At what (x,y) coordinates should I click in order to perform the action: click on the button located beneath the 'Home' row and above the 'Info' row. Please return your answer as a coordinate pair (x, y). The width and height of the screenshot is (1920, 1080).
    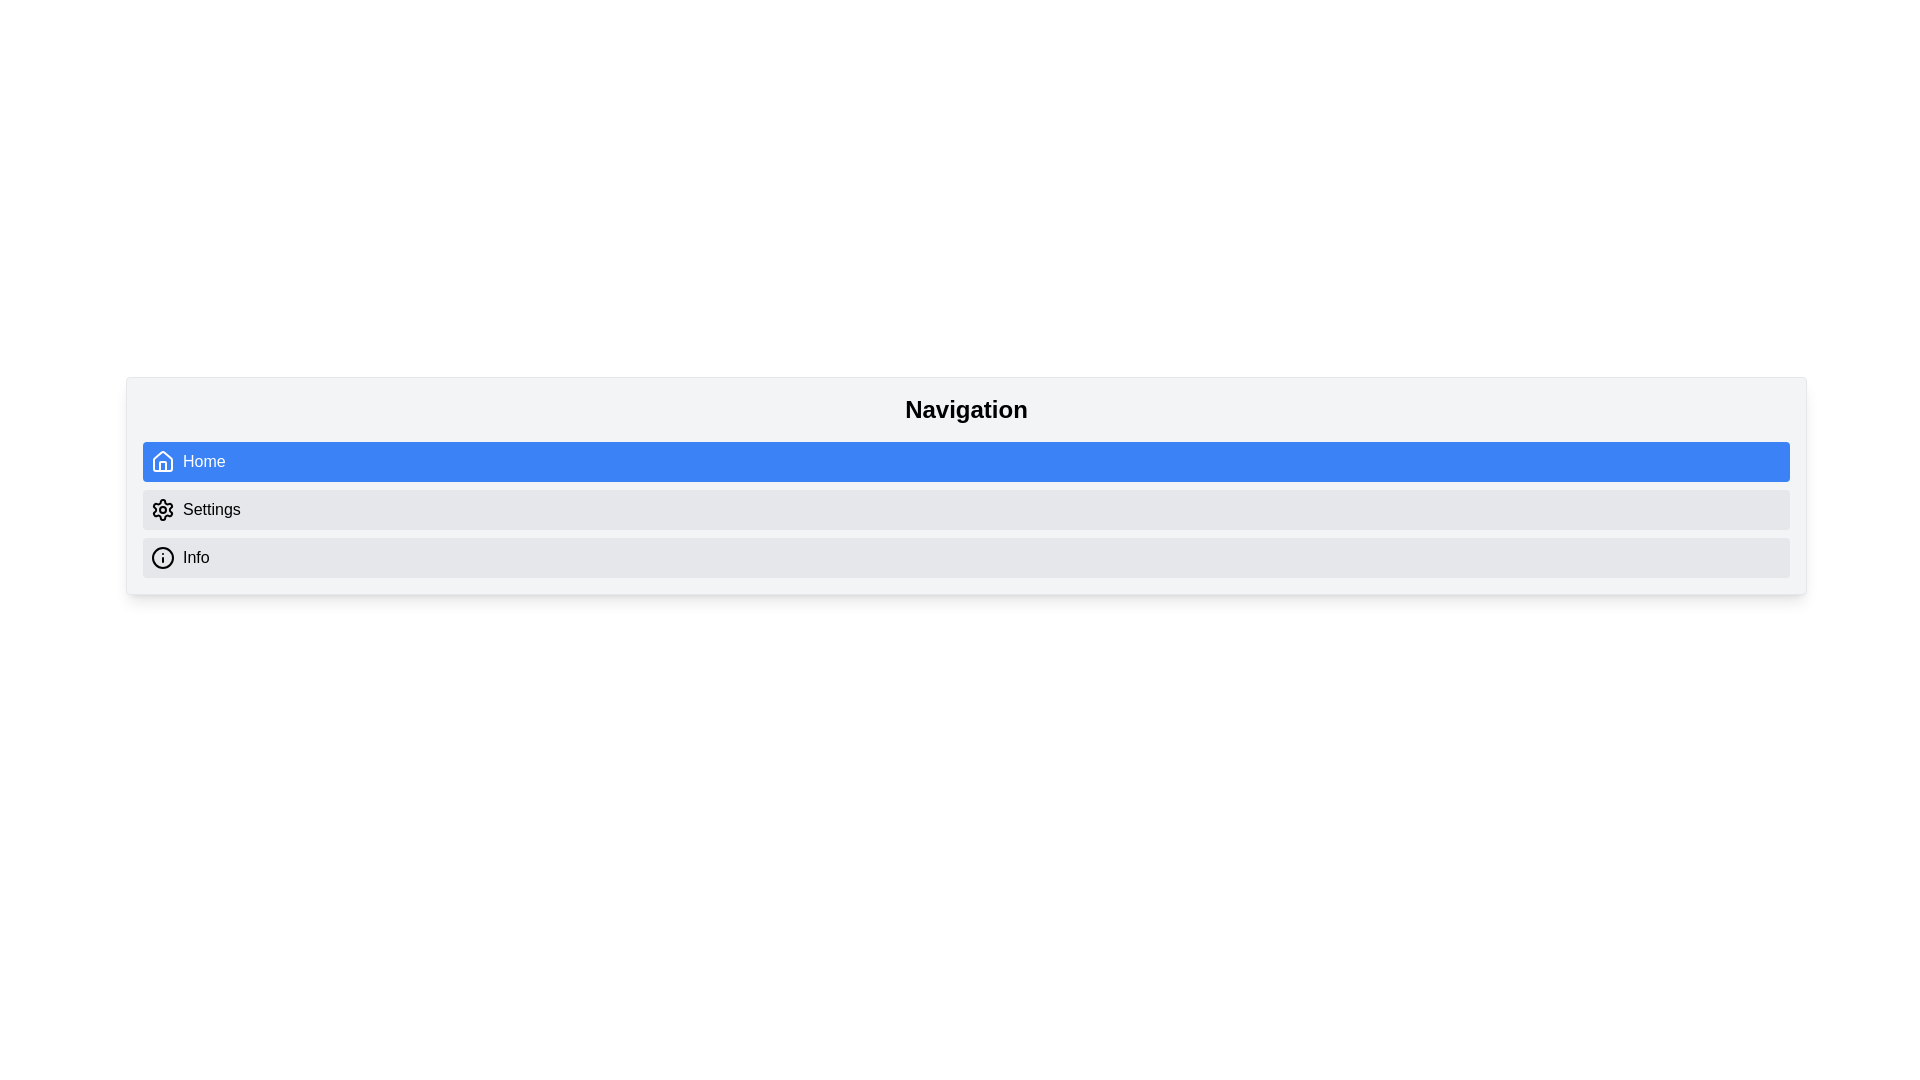
    Looking at the image, I should click on (966, 508).